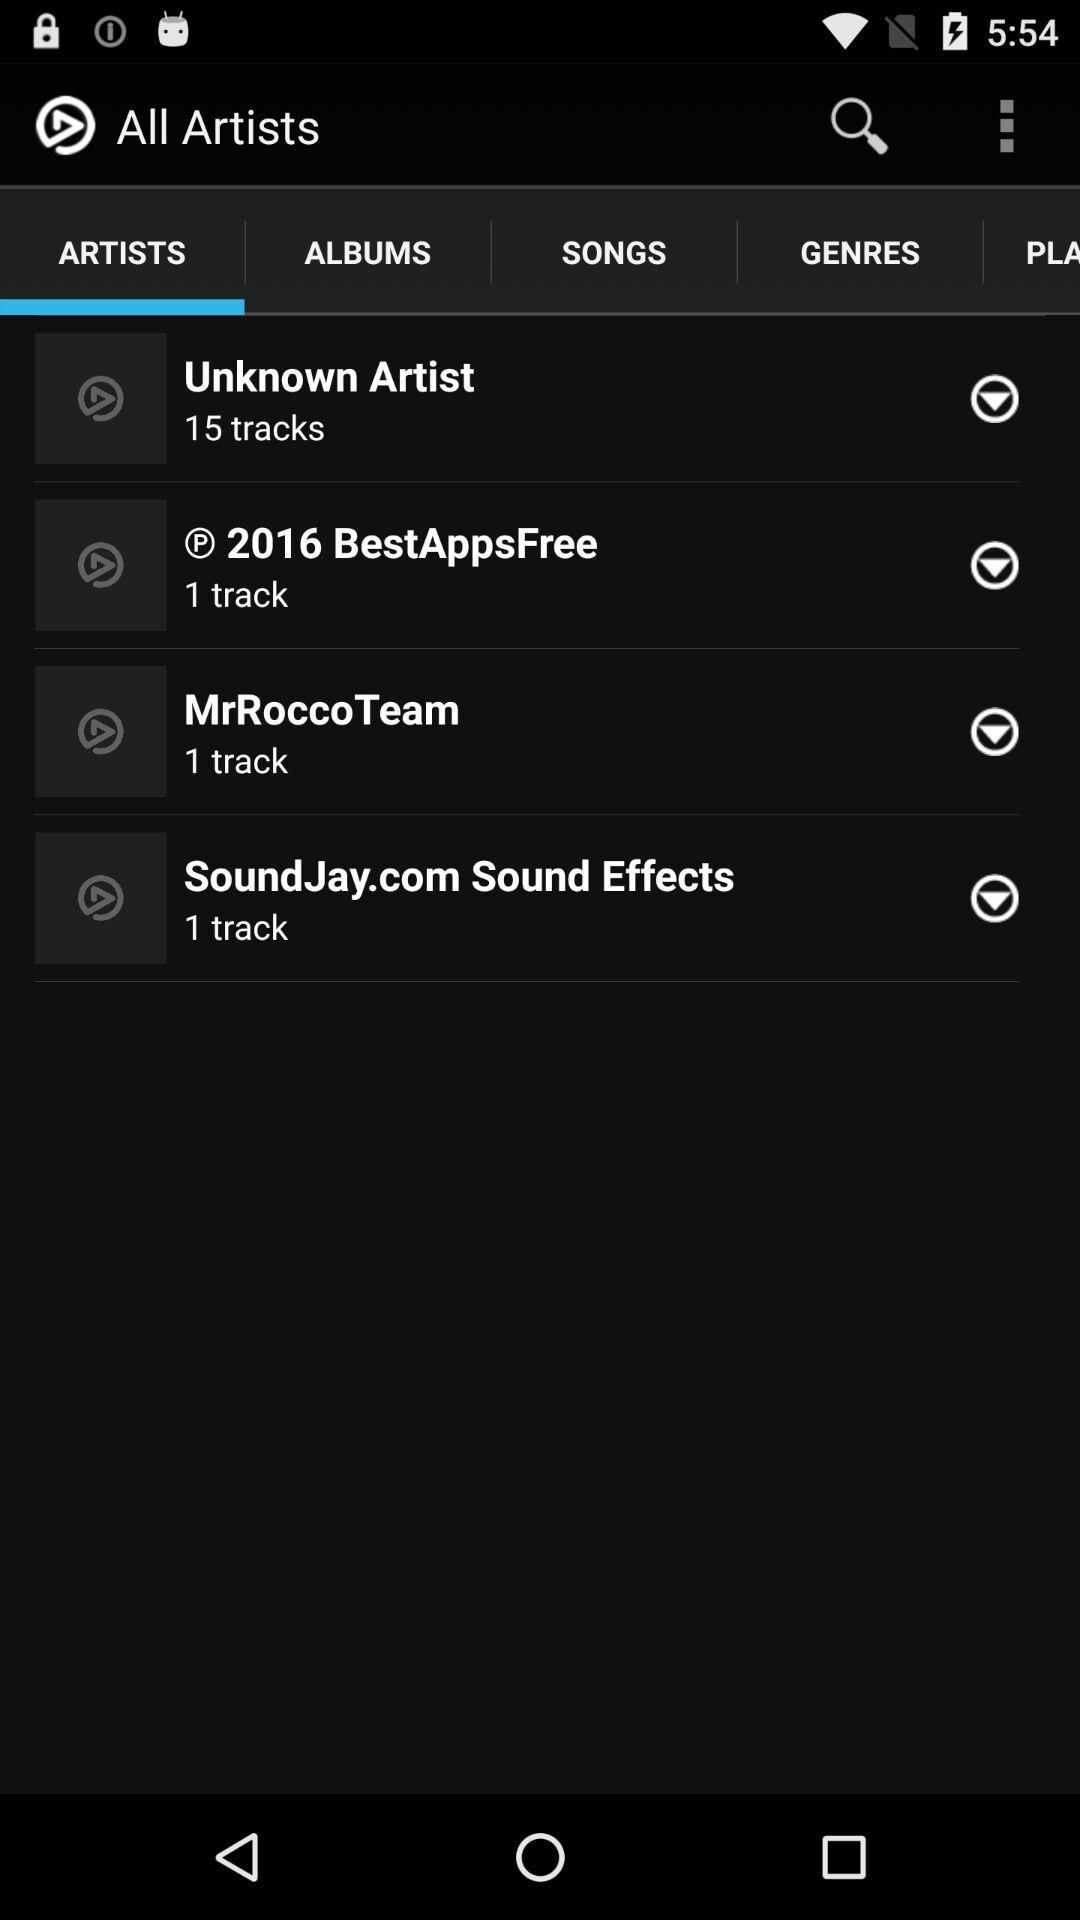 The width and height of the screenshot is (1080, 1920). I want to click on the expand_more icon, so click(1003, 781).